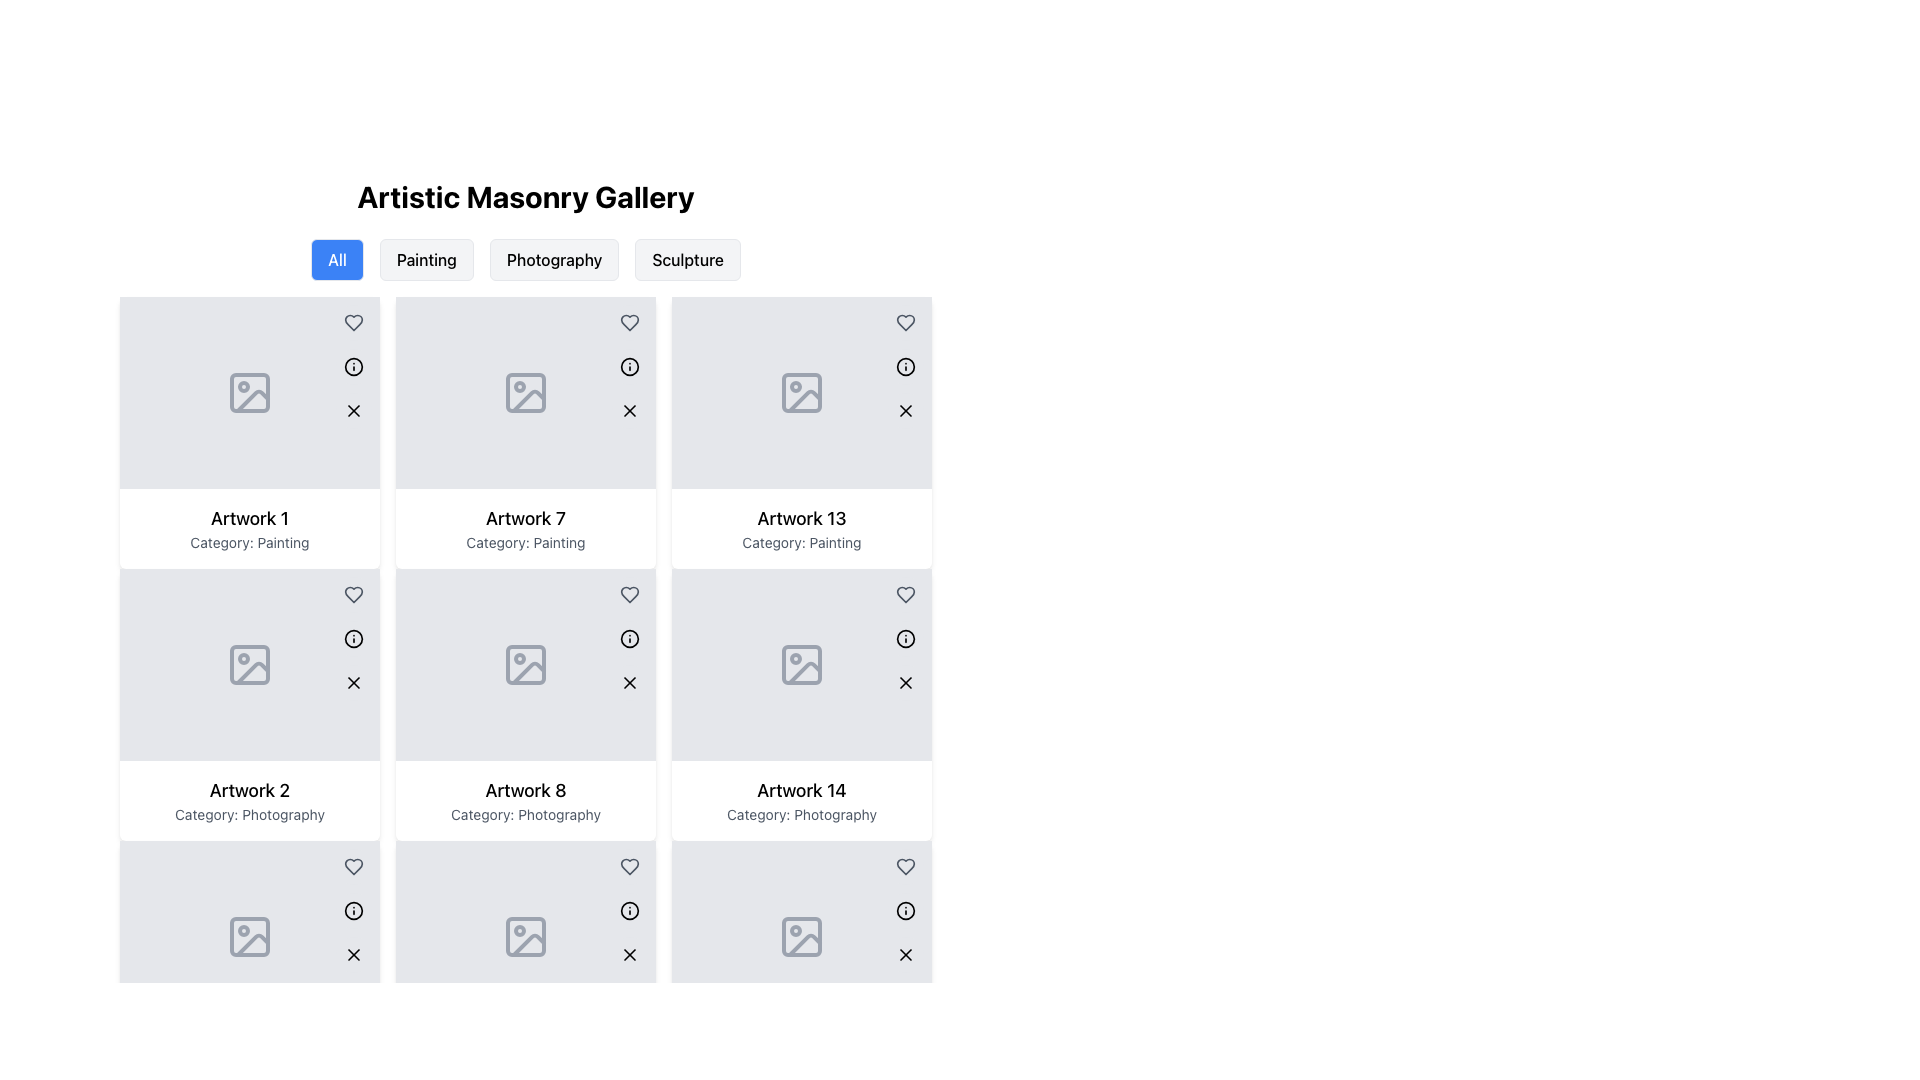 This screenshot has width=1920, height=1080. I want to click on the third circular button located at the bottom right corner of the 'Artwork 1' tile, so click(354, 410).